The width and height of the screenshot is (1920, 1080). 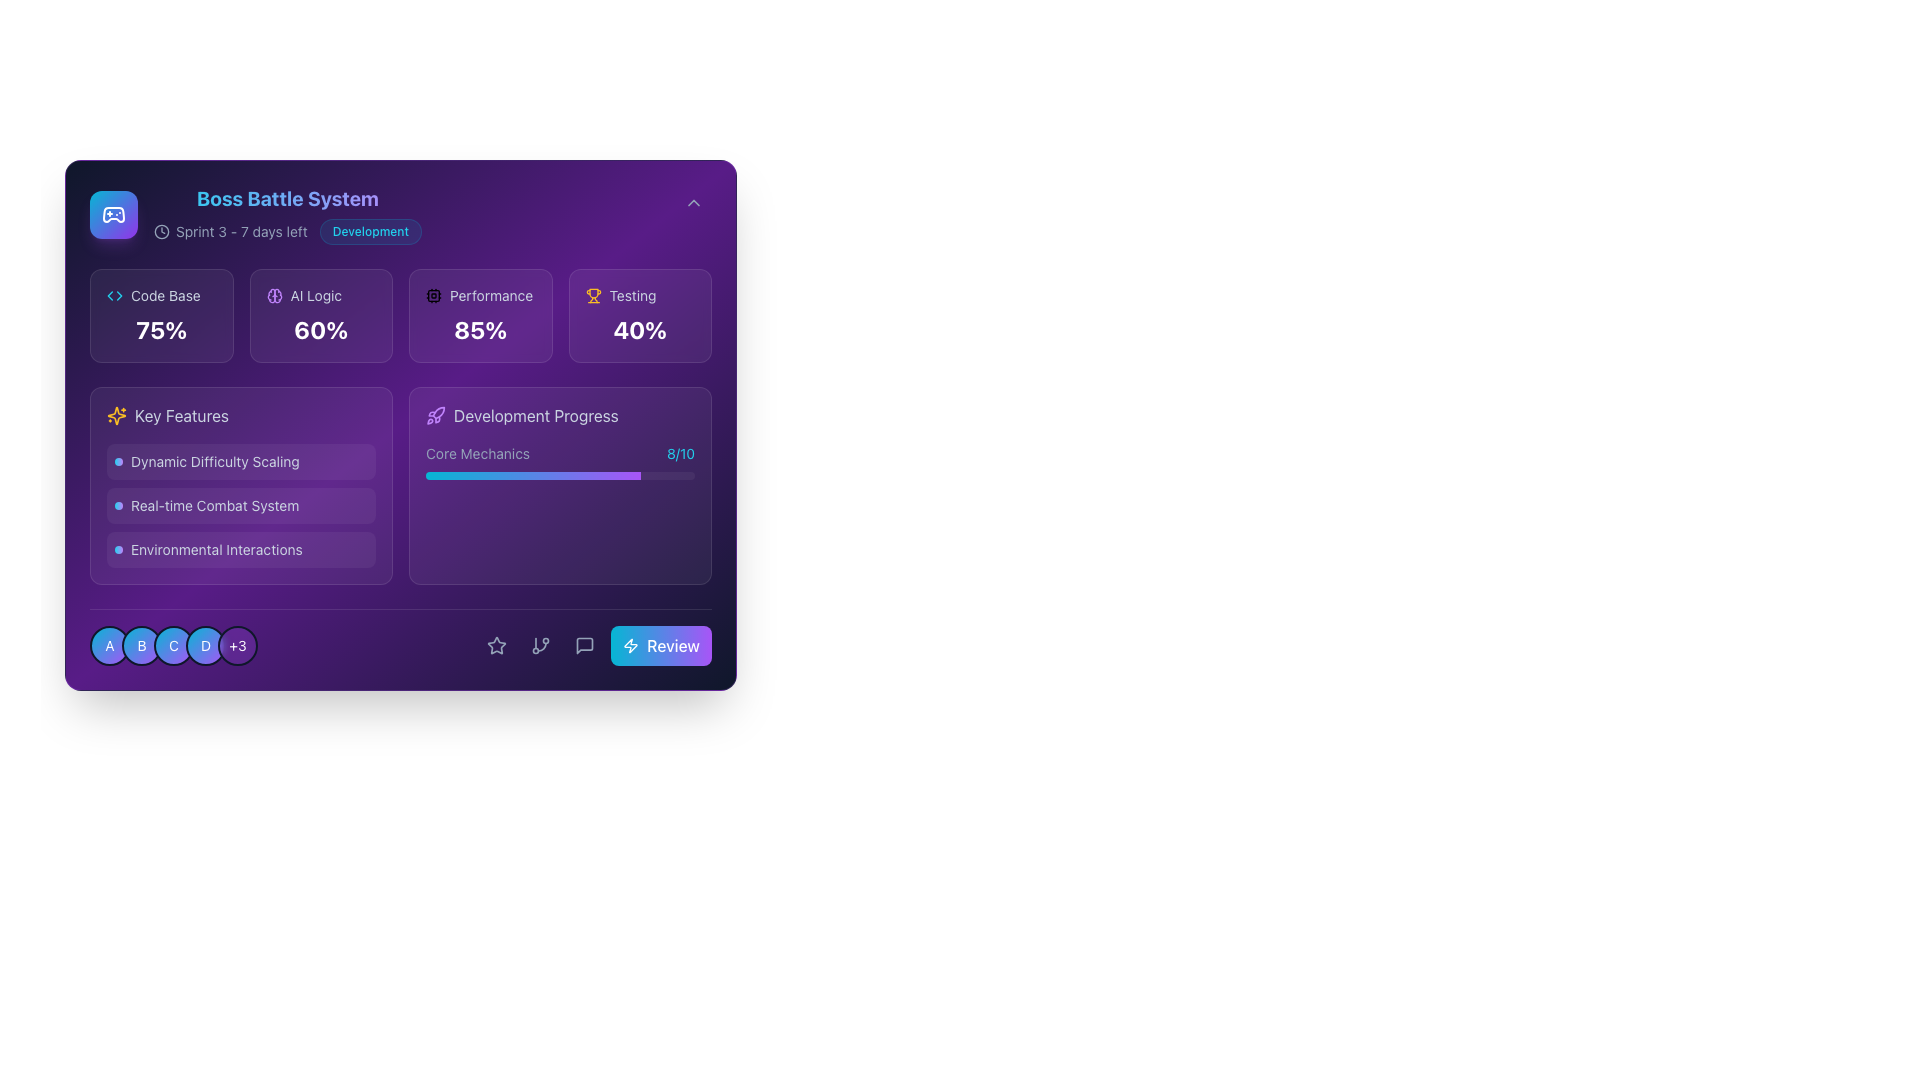 I want to click on descriptive text label 'AI Logic' located in the upper center section of the main interface, specifically in the second box of a horizontal row of four, so click(x=315, y=296).